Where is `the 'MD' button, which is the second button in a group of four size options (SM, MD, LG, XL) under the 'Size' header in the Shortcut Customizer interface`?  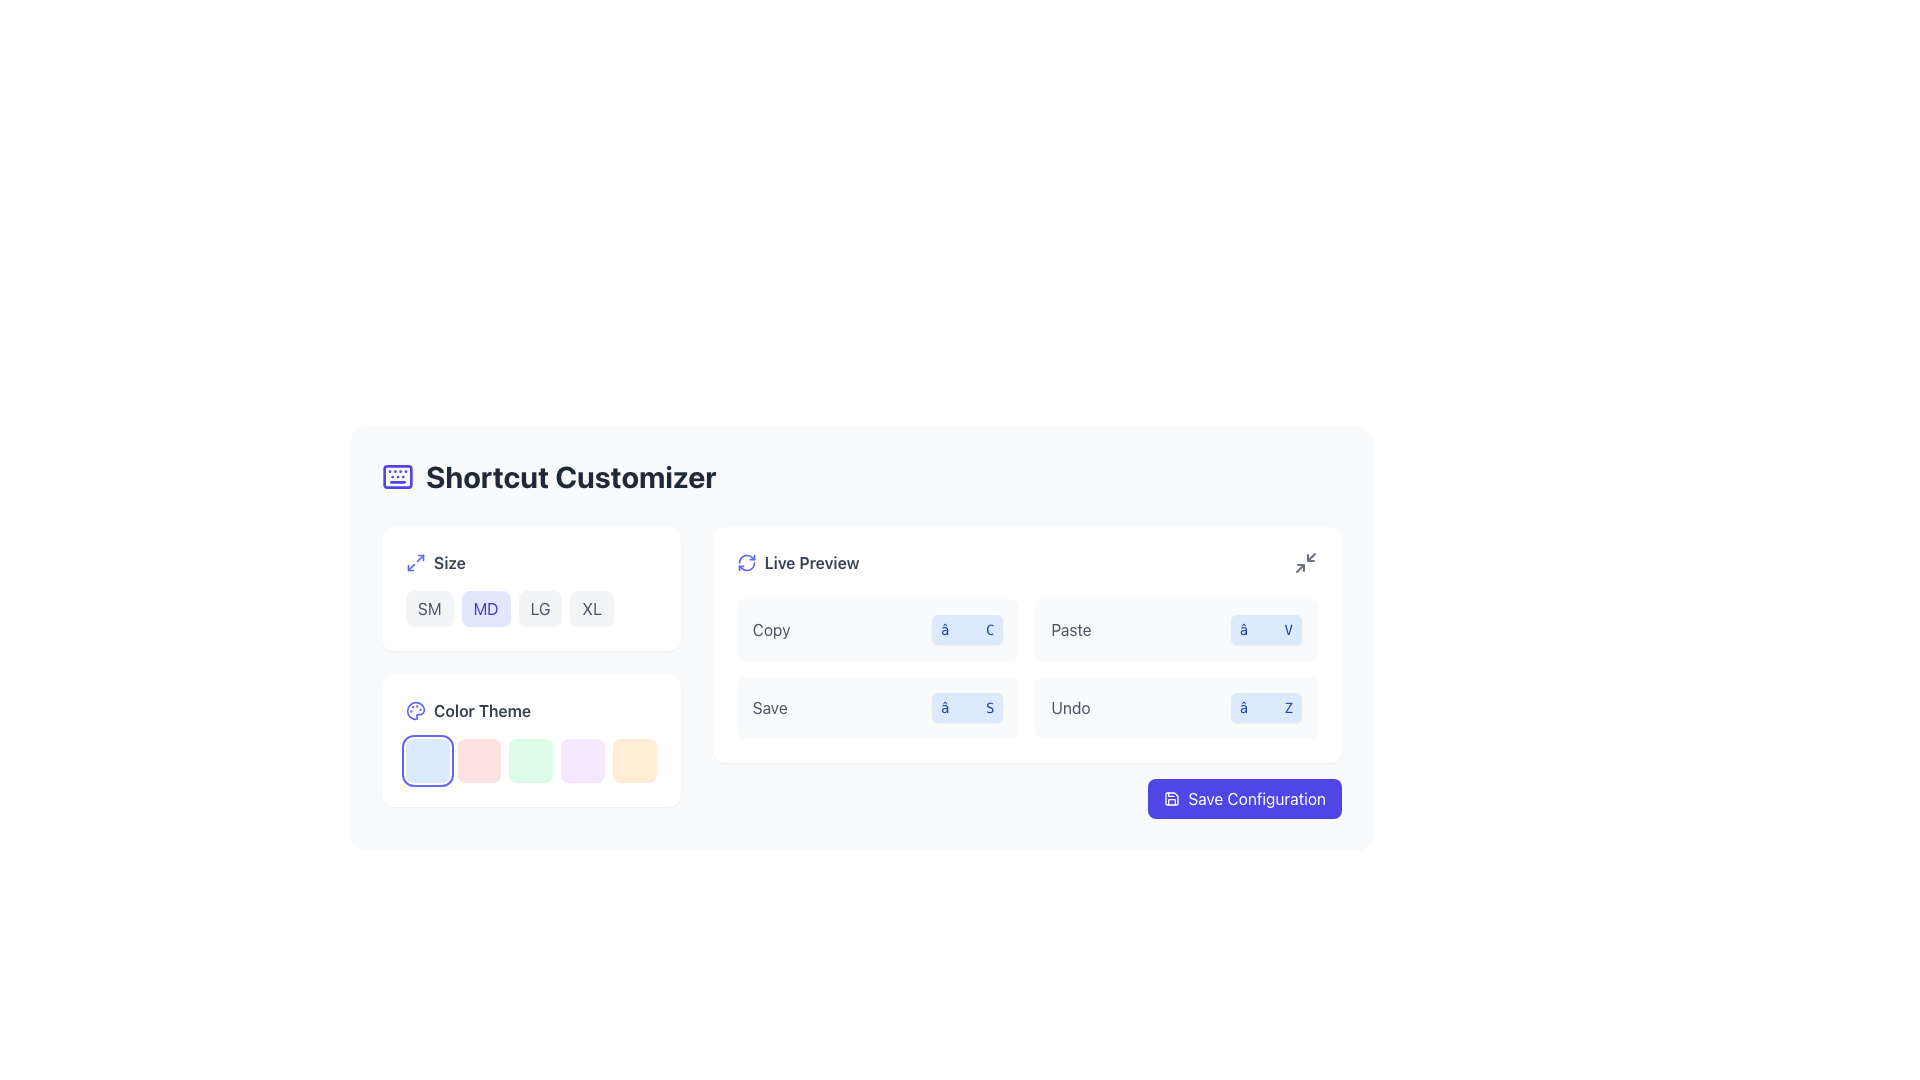
the 'MD' button, which is the second button in a group of four size options (SM, MD, LG, XL) under the 'Size' header in the Shortcut Customizer interface is located at coordinates (486, 608).